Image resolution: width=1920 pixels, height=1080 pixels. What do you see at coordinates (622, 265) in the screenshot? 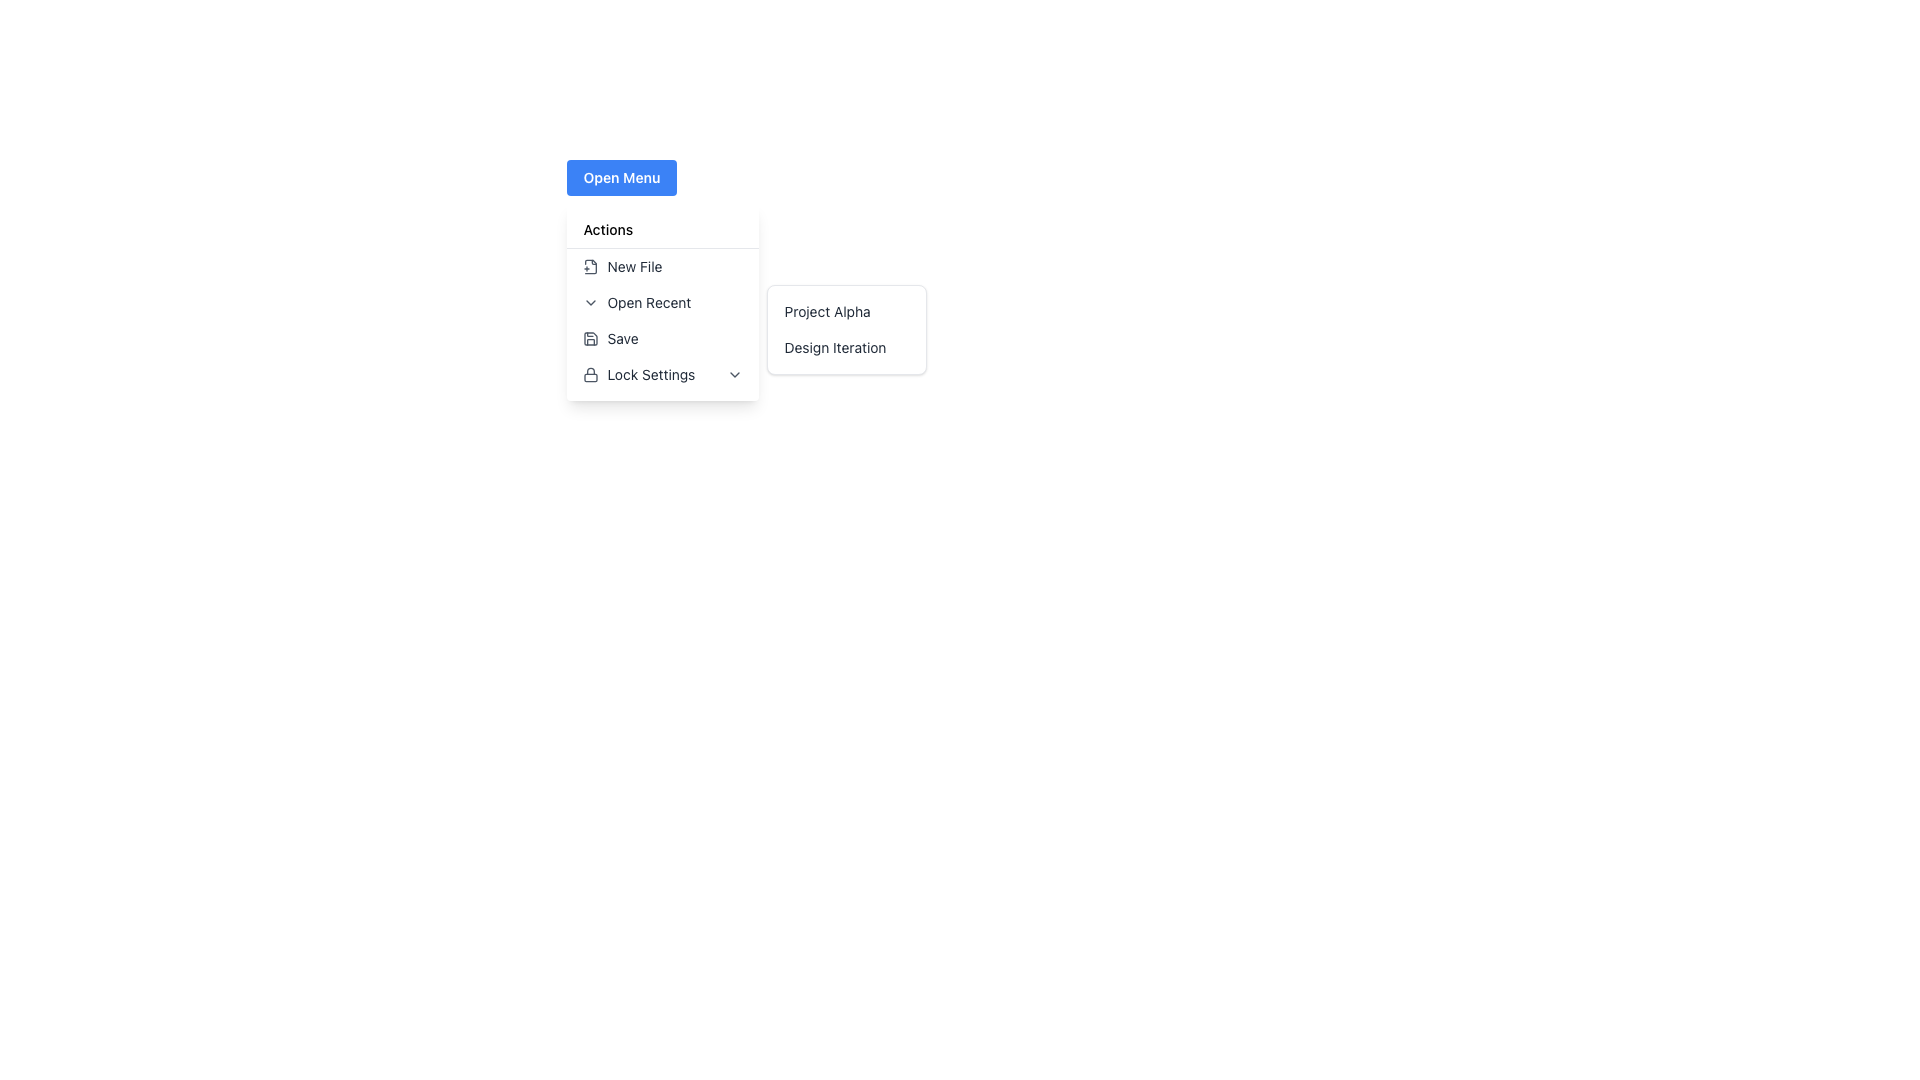
I see `the 'New File' menu item, which is the second item in the 'Actions' dropdown menu, to create a new file` at bounding box center [622, 265].